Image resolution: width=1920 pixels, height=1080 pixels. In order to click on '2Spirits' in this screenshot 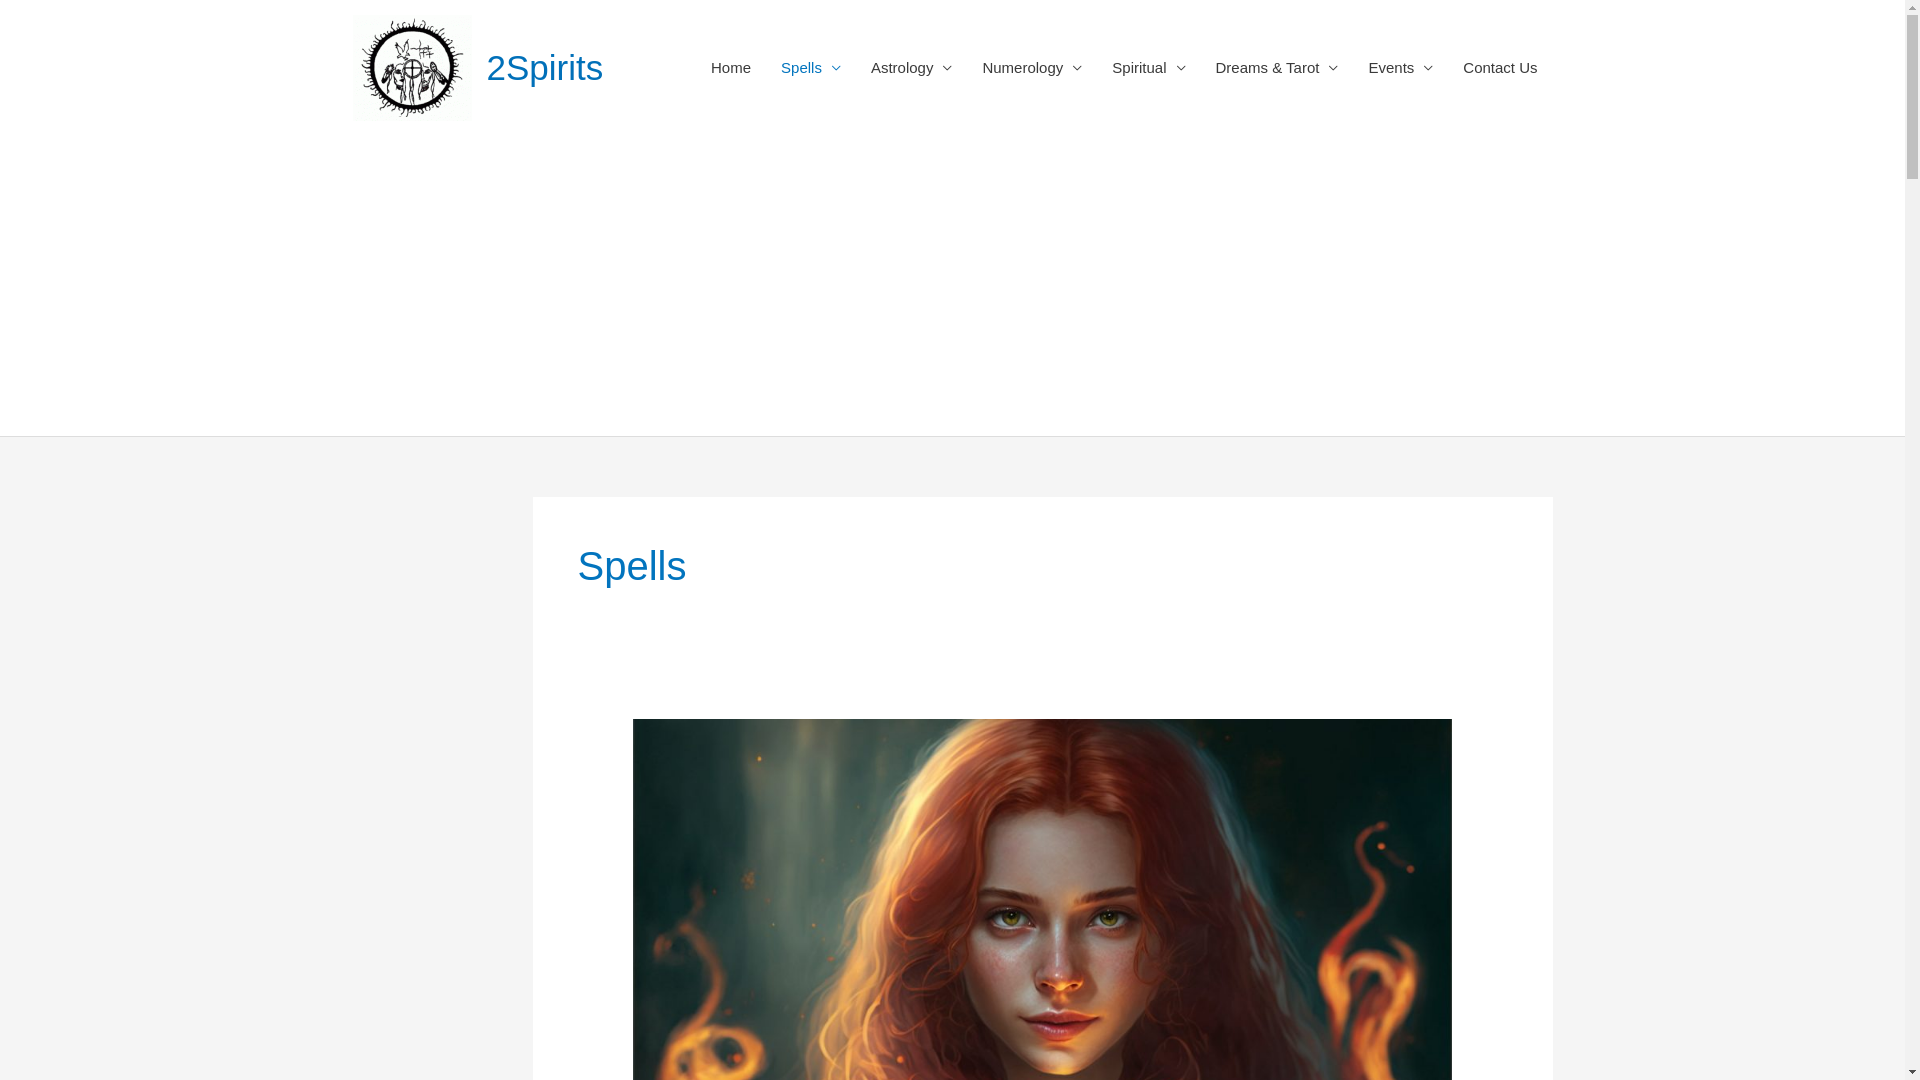, I will do `click(485, 66)`.